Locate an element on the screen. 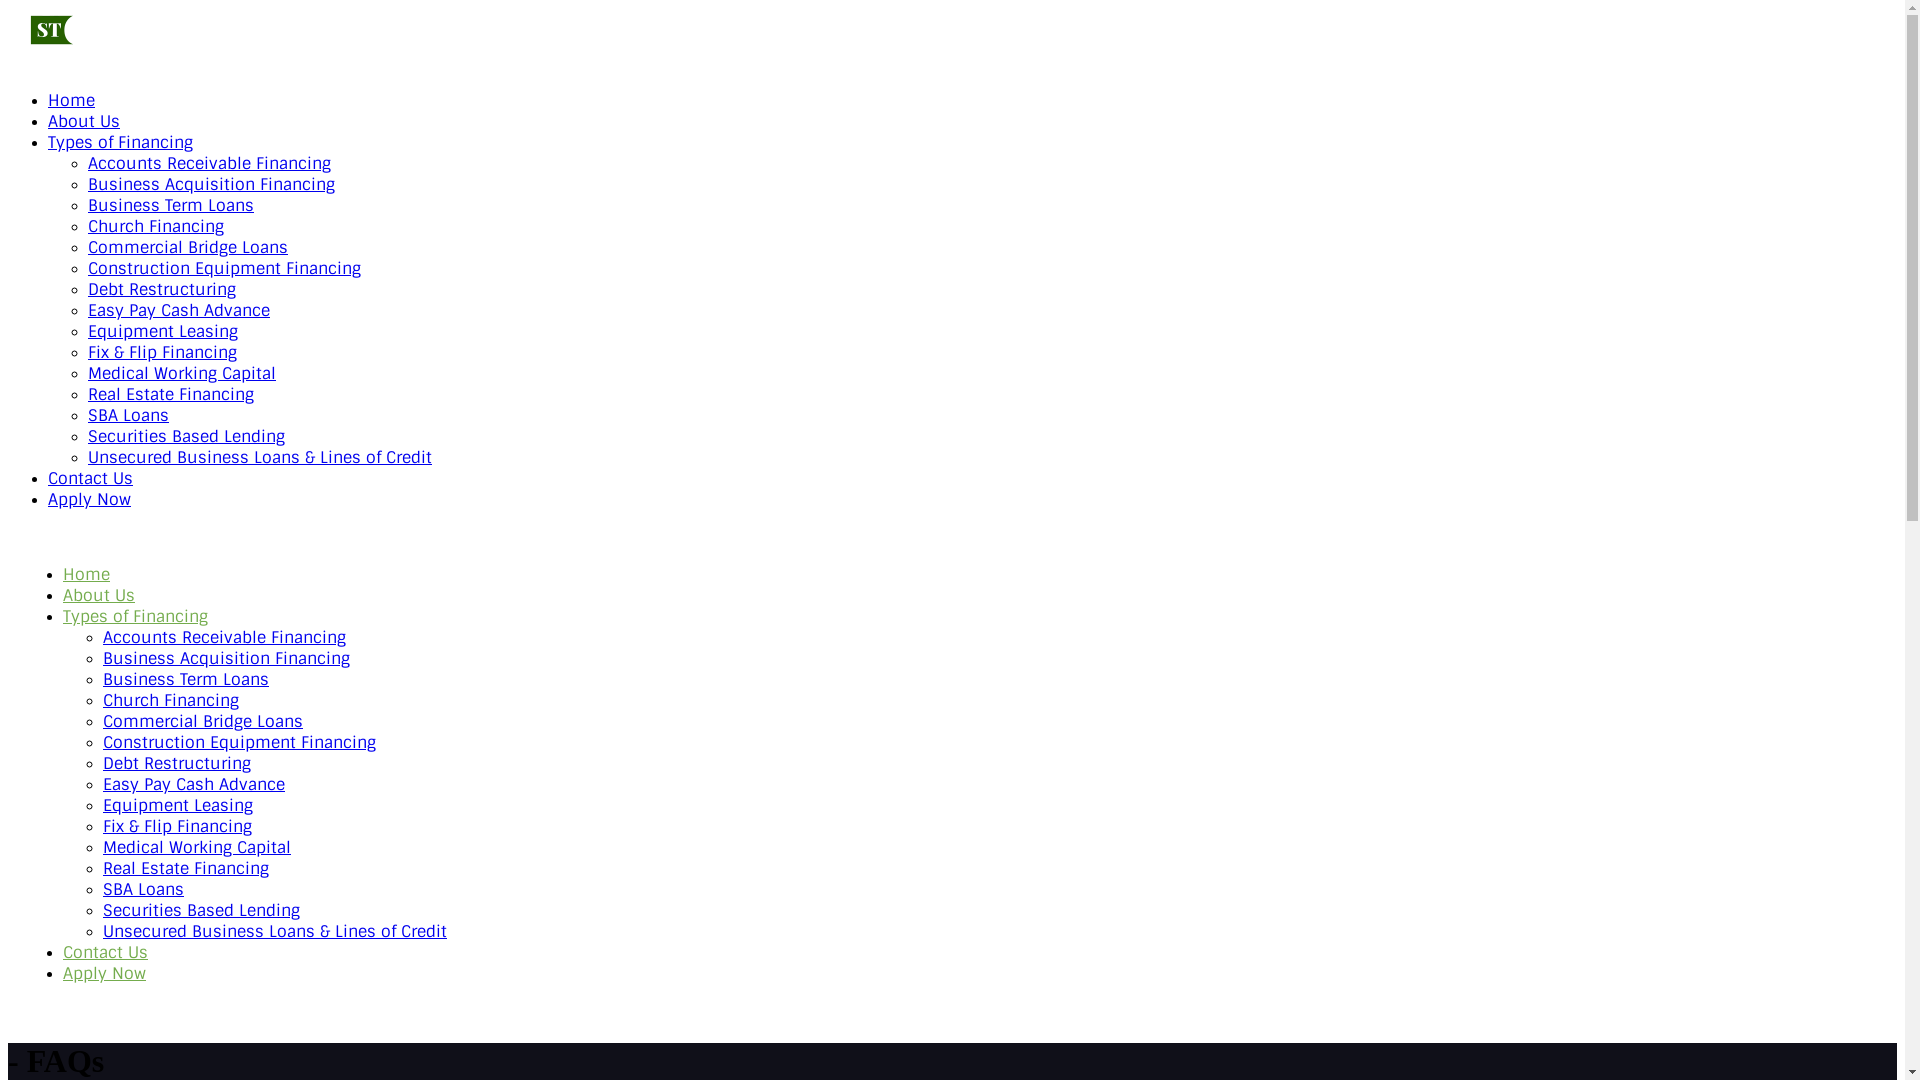 Image resolution: width=1920 pixels, height=1080 pixels. 'Types of Financing' is located at coordinates (119, 141).